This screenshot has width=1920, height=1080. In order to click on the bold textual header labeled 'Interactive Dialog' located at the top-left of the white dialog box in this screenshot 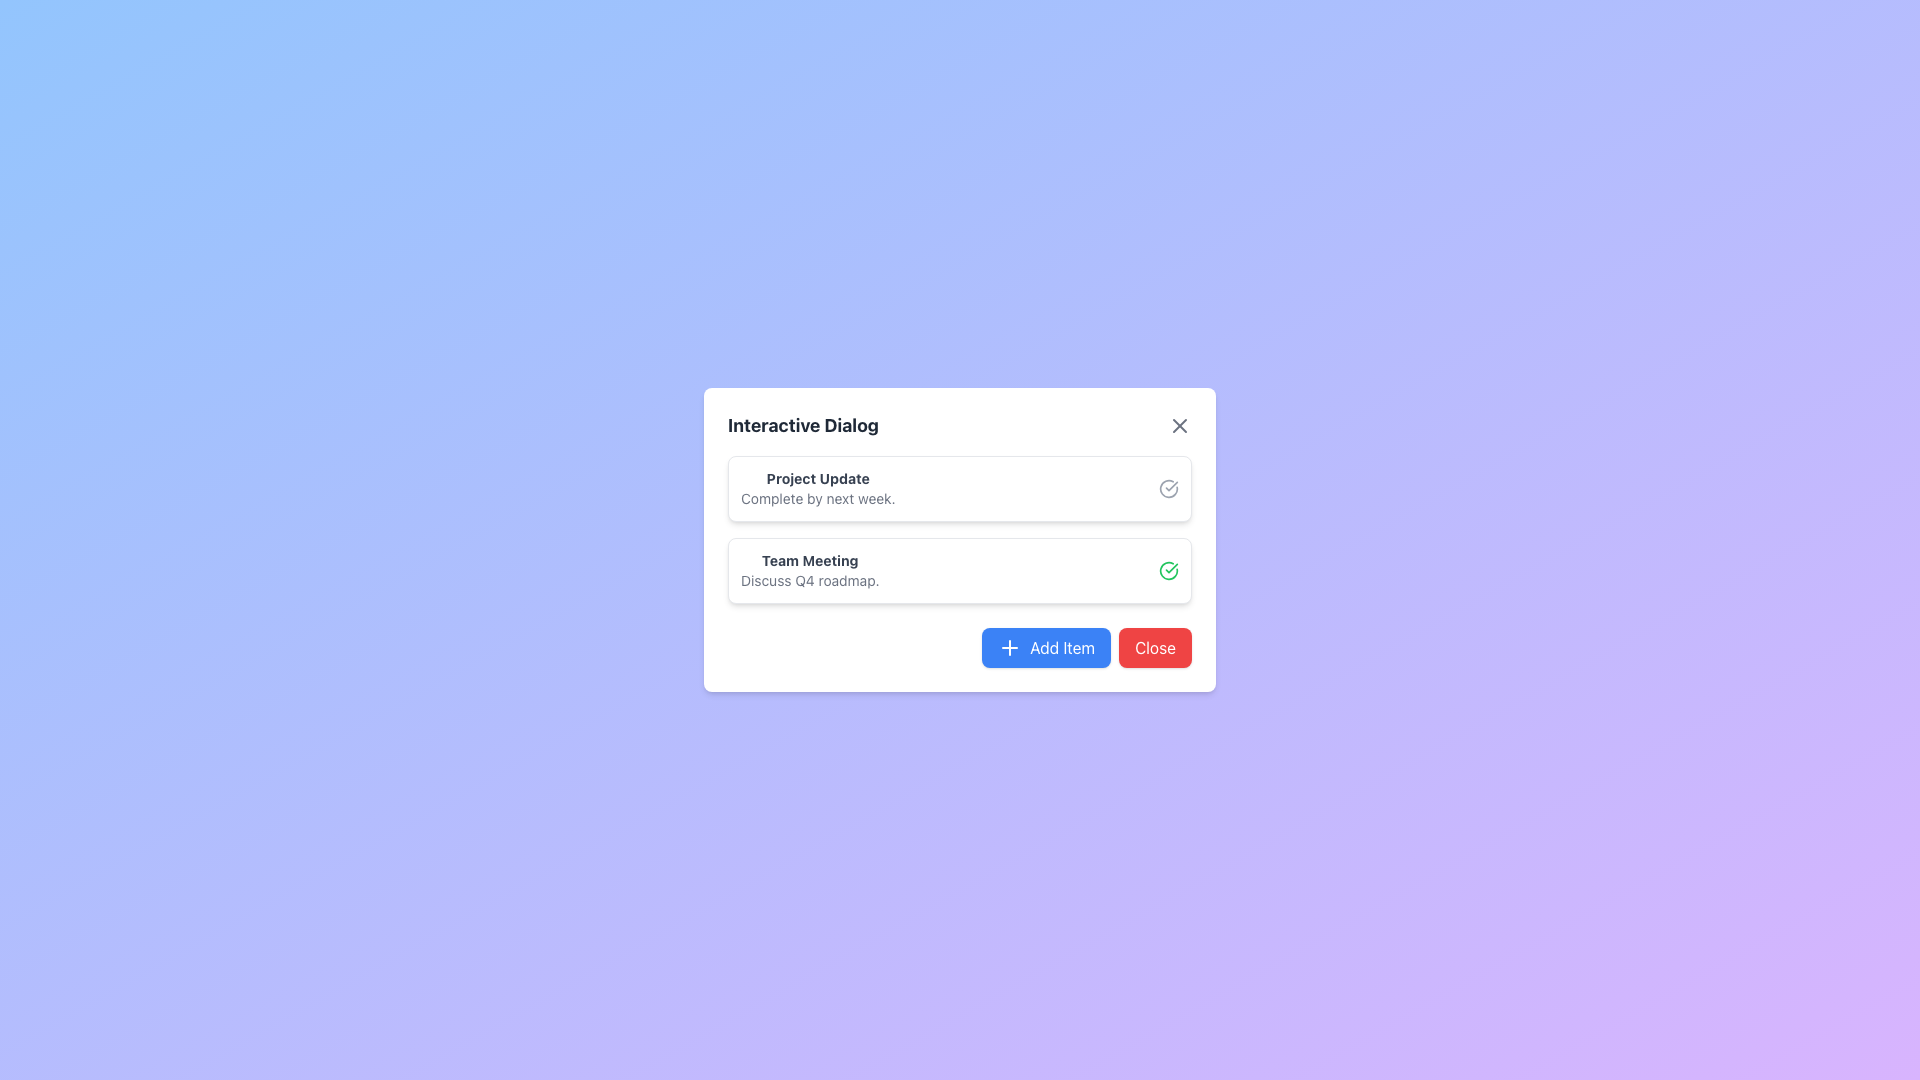, I will do `click(803, 424)`.